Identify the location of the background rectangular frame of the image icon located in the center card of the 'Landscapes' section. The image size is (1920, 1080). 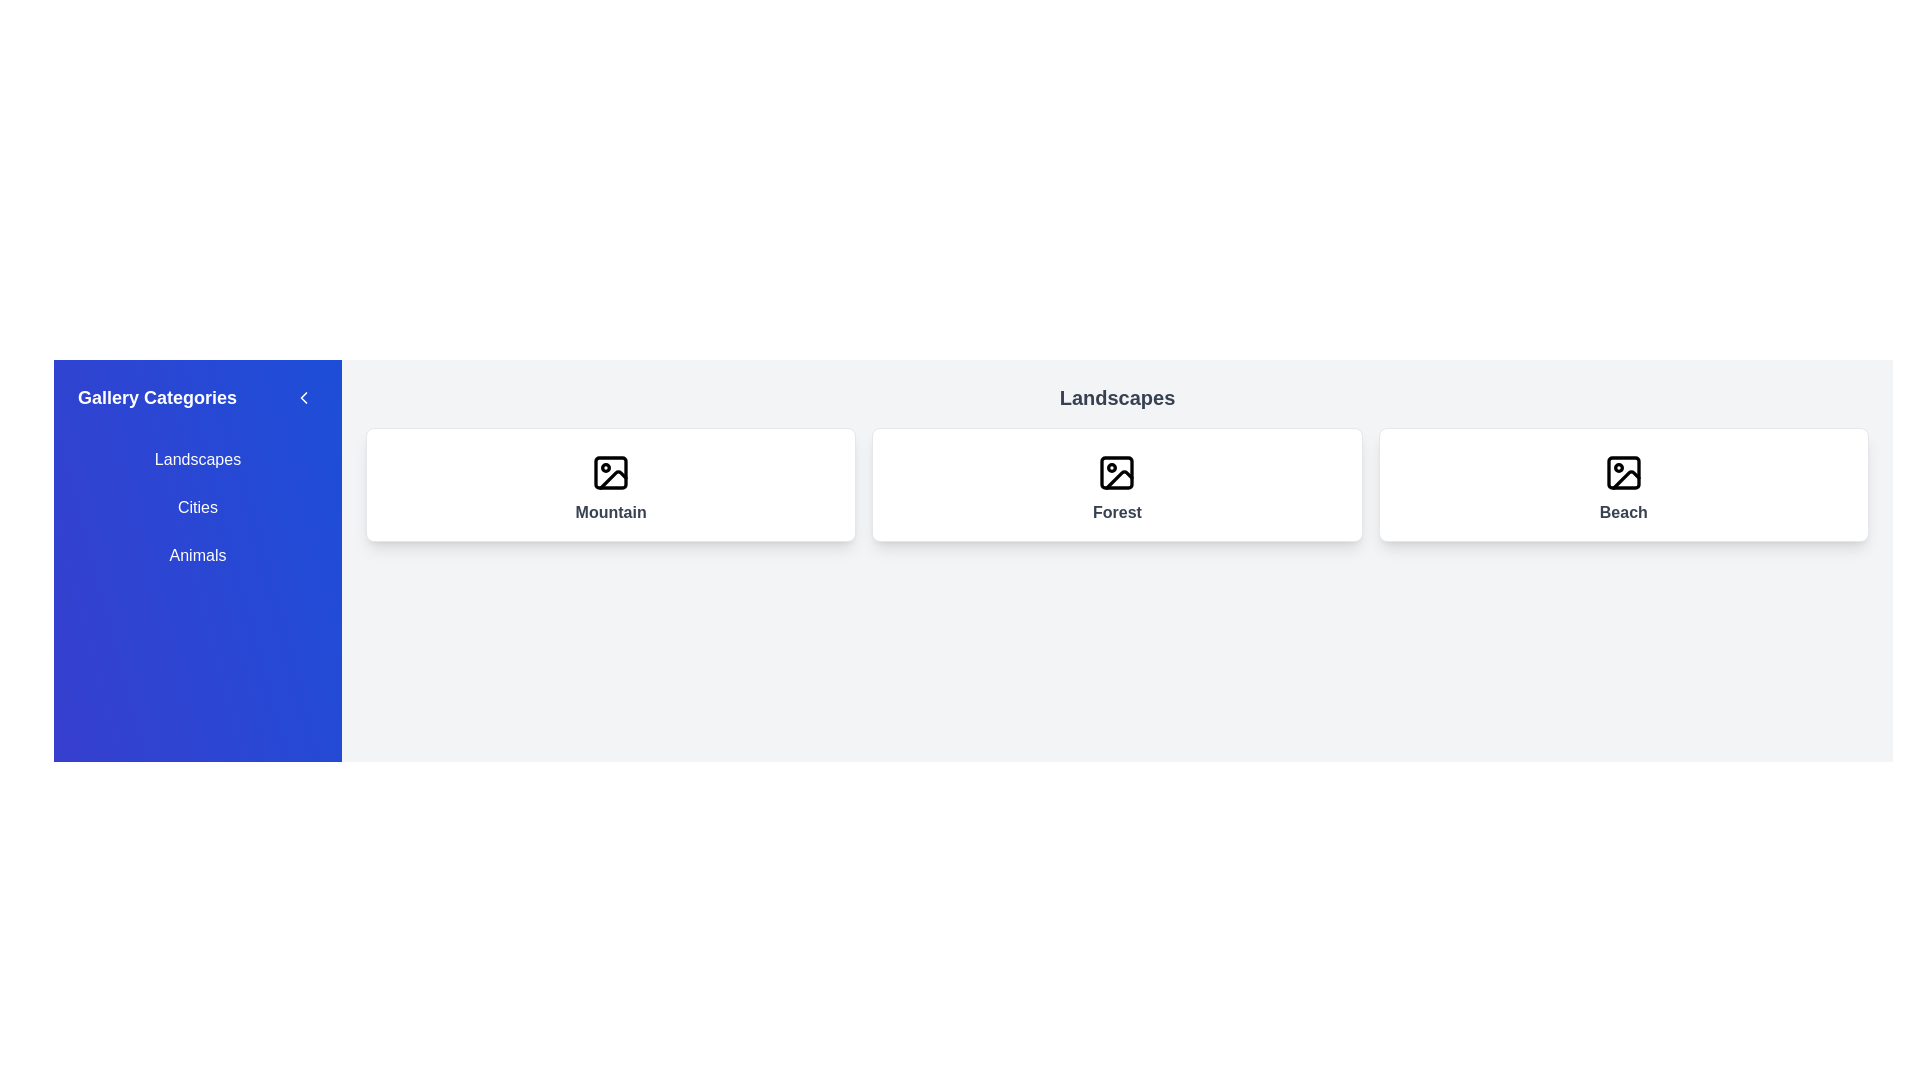
(1116, 473).